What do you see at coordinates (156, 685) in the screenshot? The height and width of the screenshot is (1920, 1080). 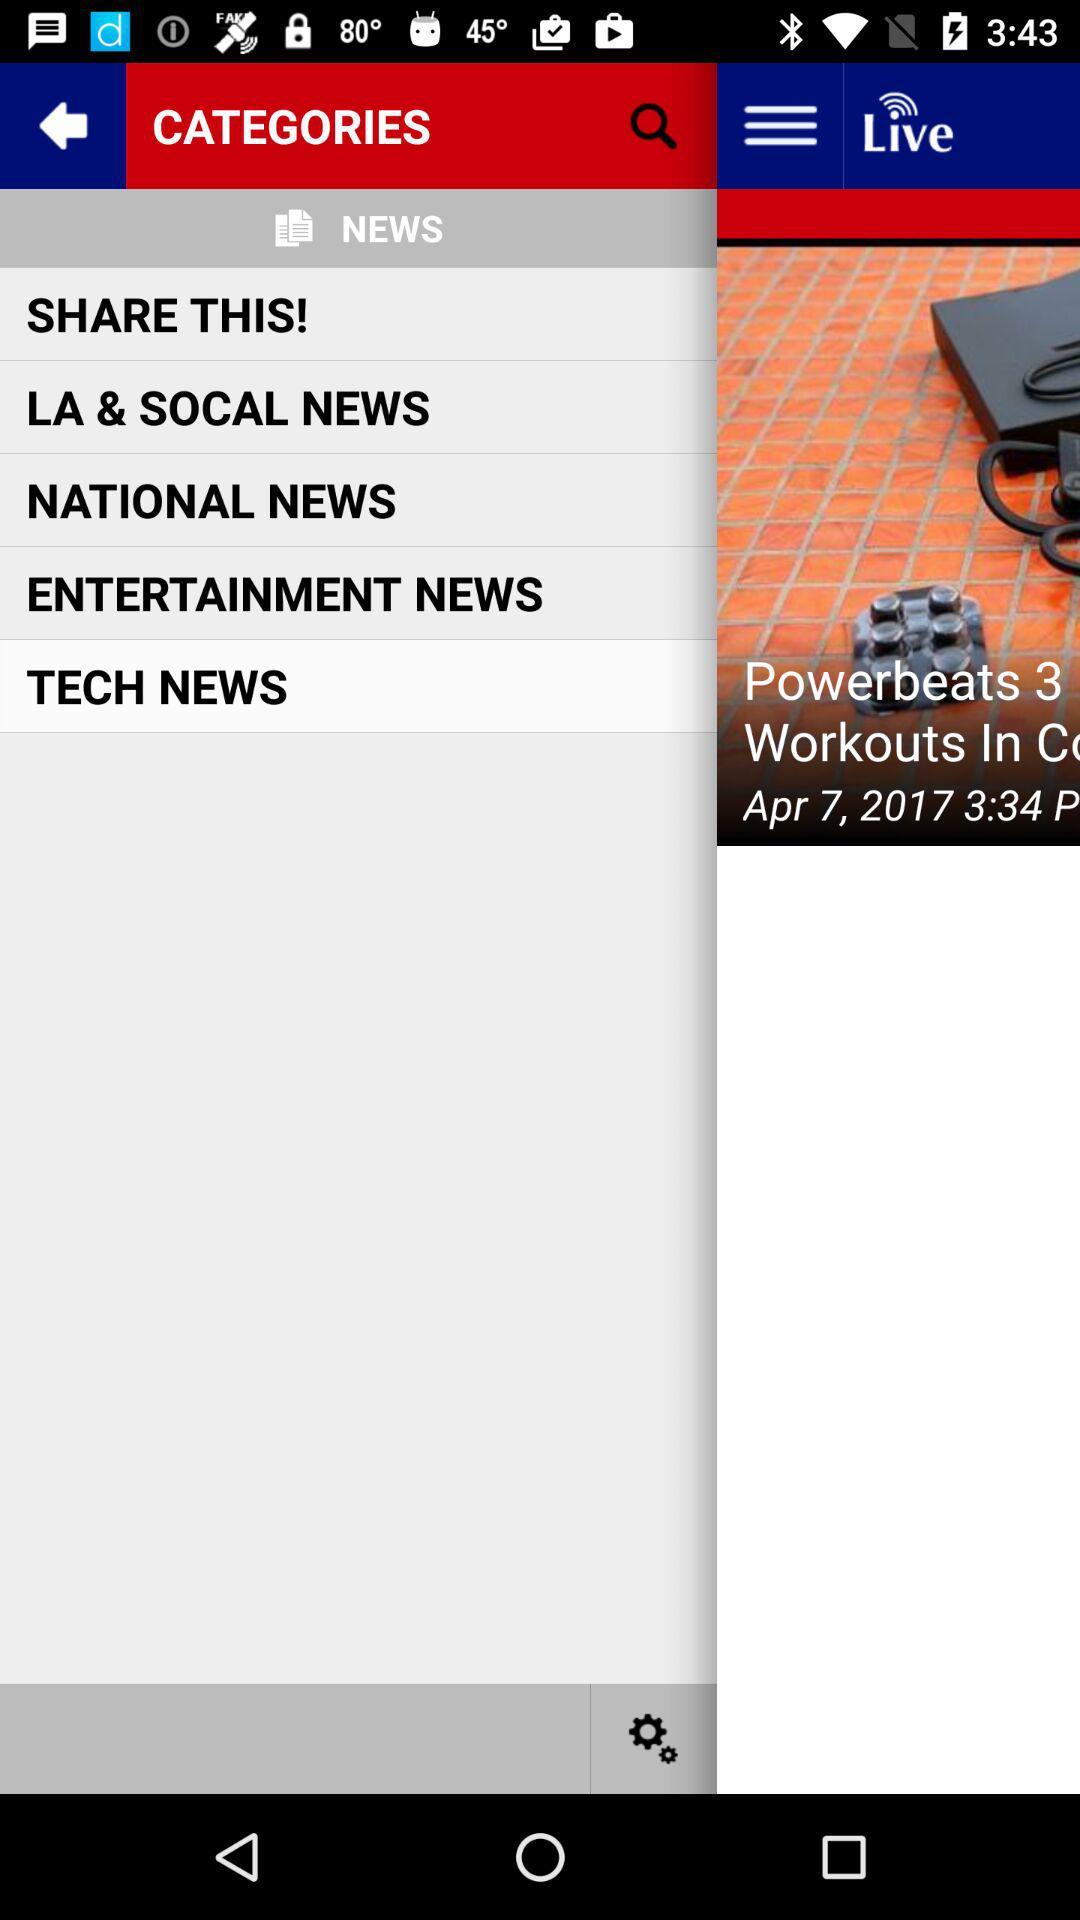 I see `tech news` at bounding box center [156, 685].